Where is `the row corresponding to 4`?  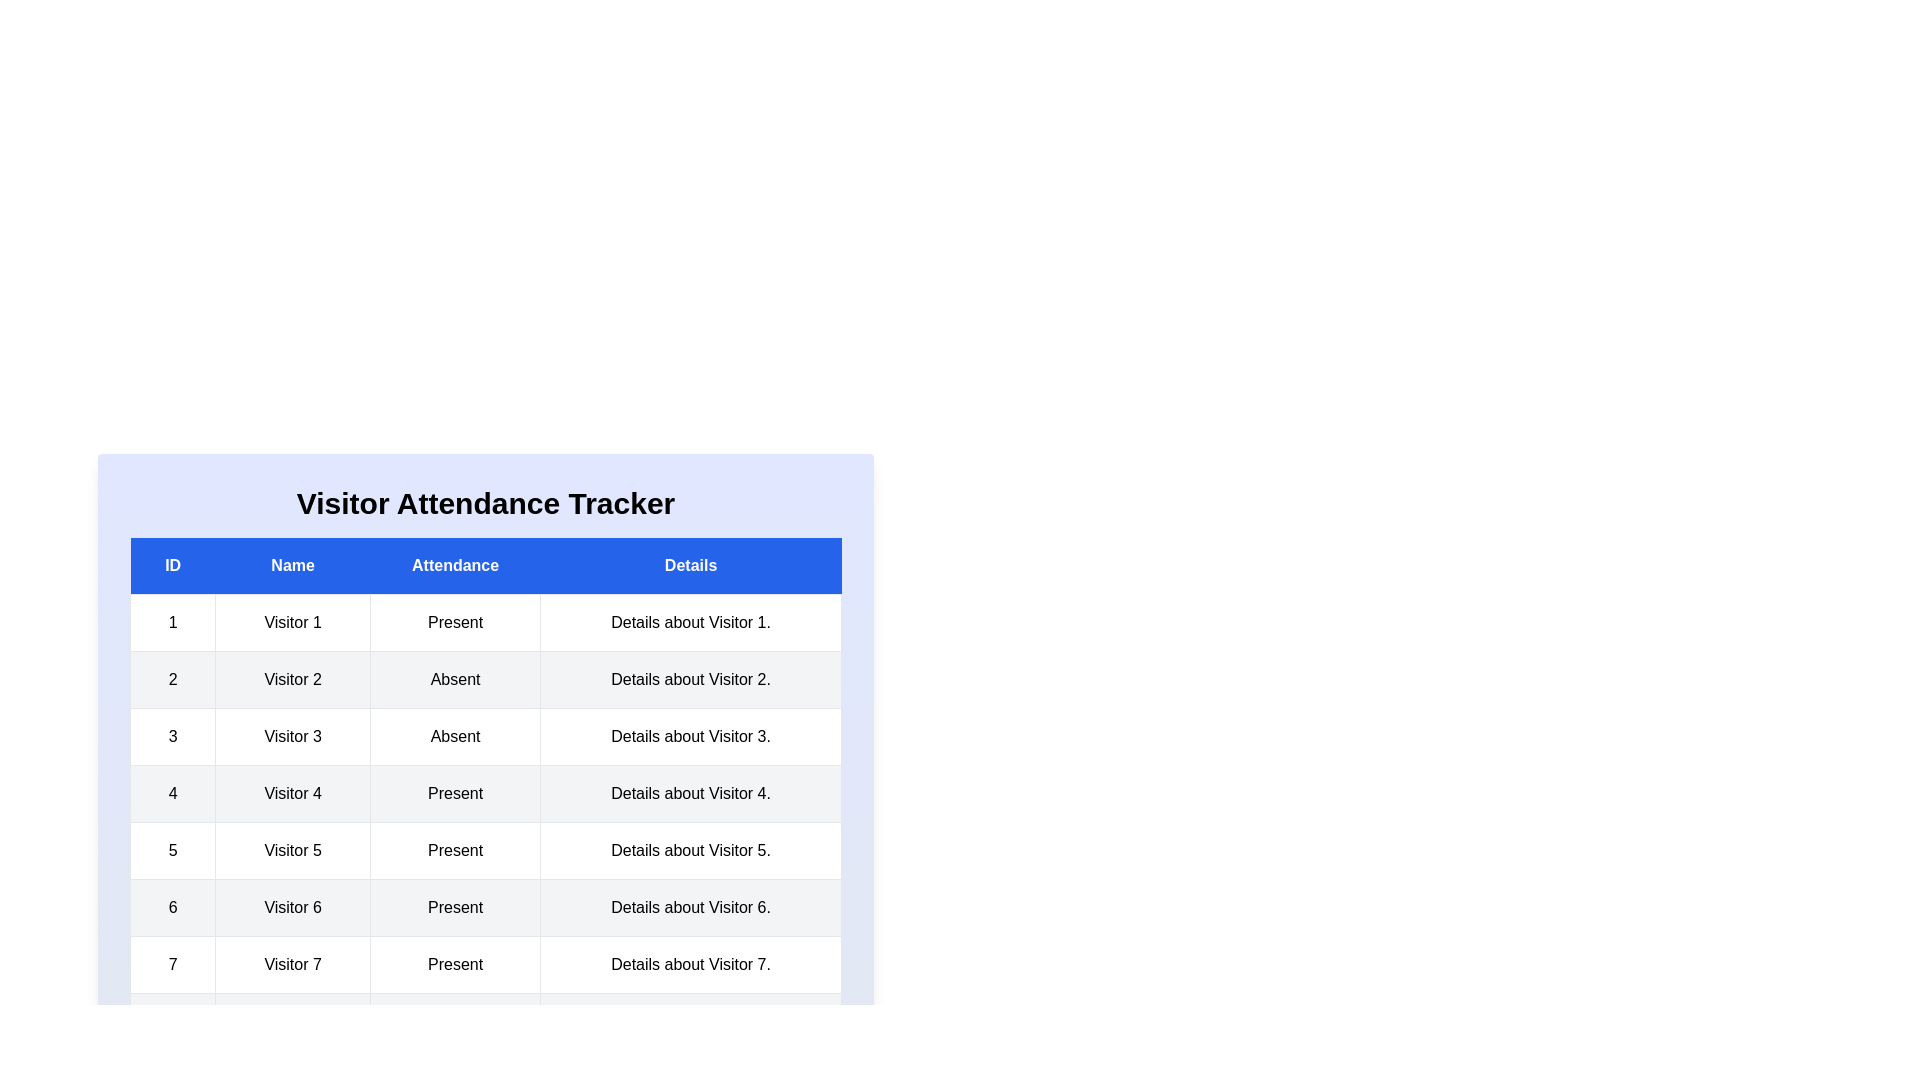 the row corresponding to 4 is located at coordinates (485, 793).